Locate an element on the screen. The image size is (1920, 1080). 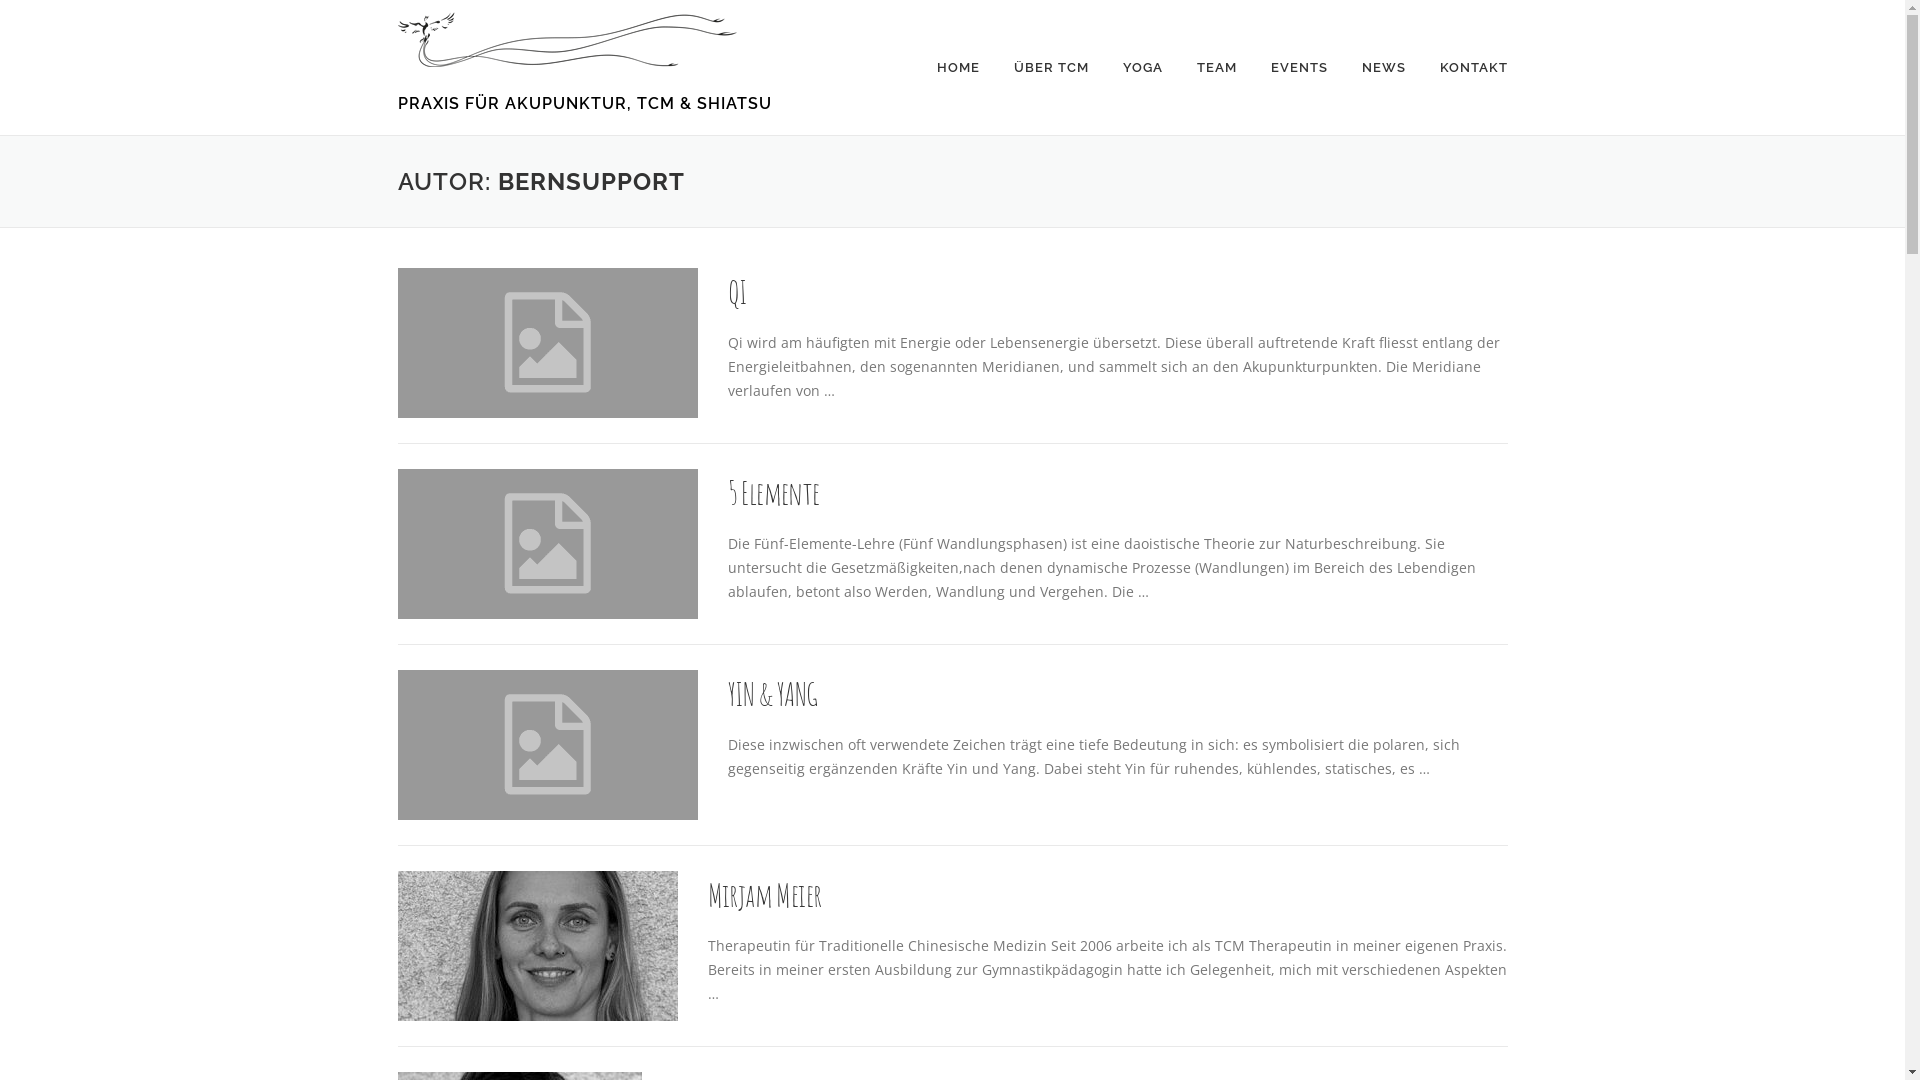
'EVENTS' is located at coordinates (1299, 66).